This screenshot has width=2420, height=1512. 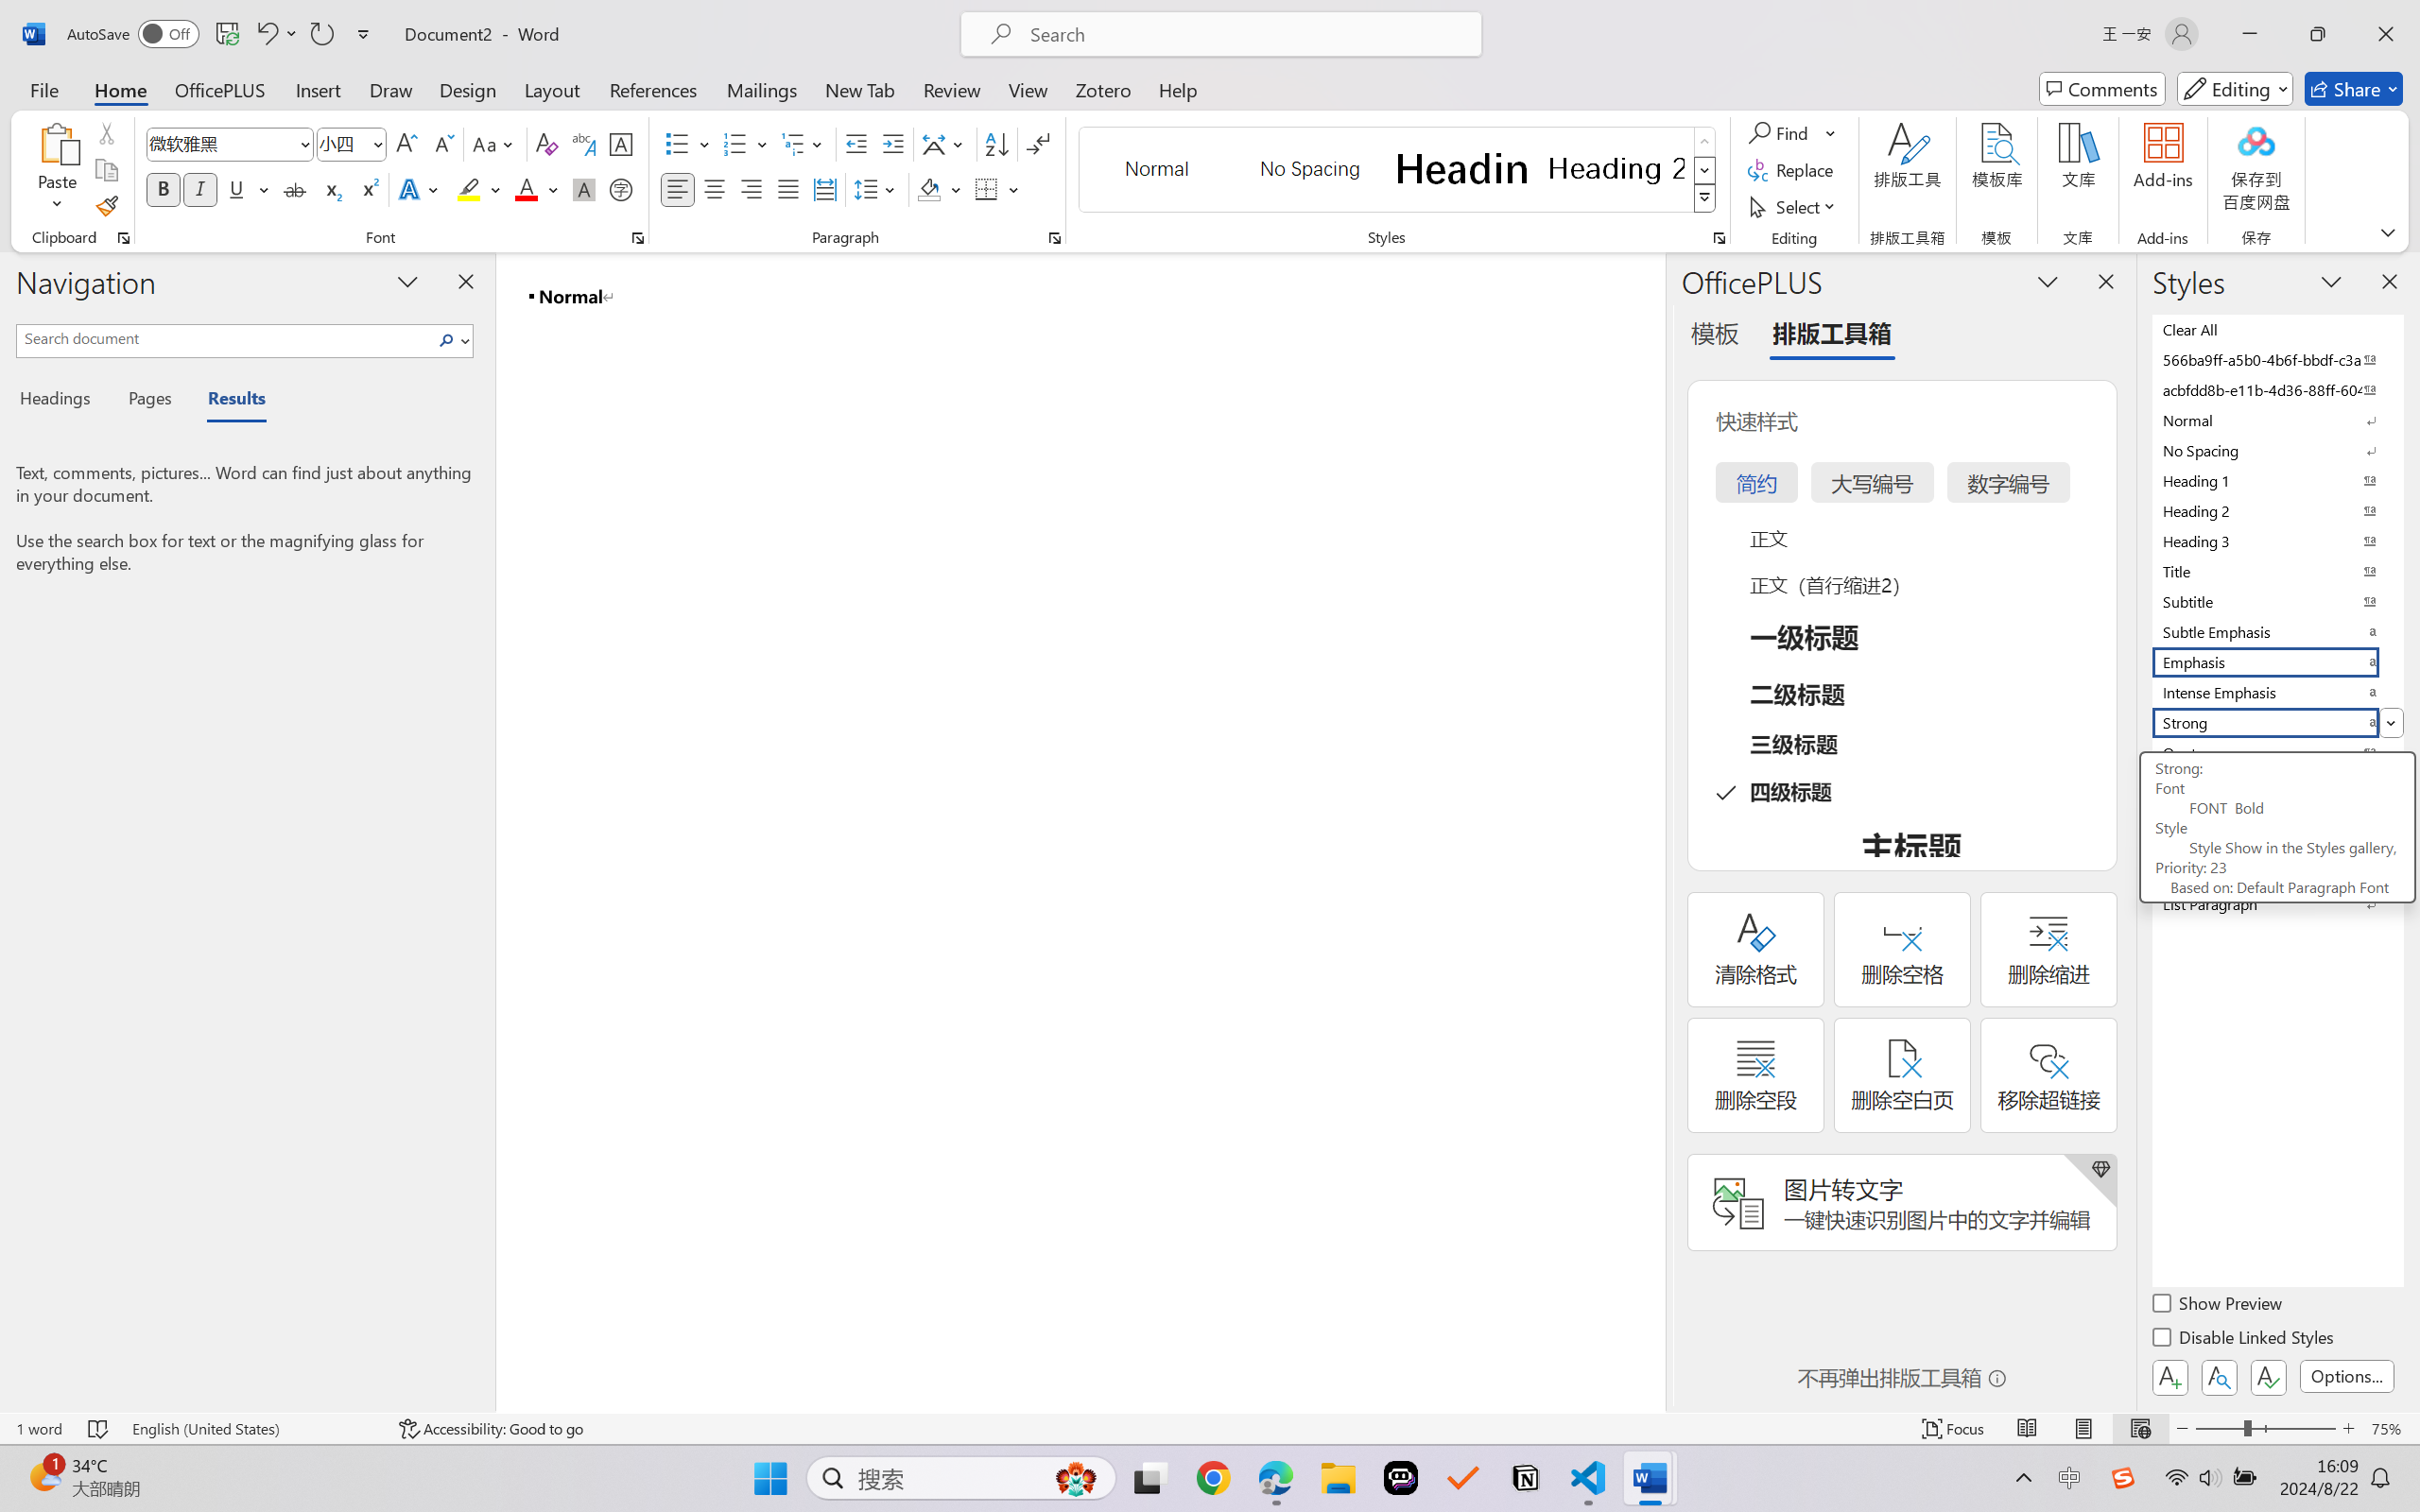 I want to click on 'Numbering', so click(x=735, y=144).